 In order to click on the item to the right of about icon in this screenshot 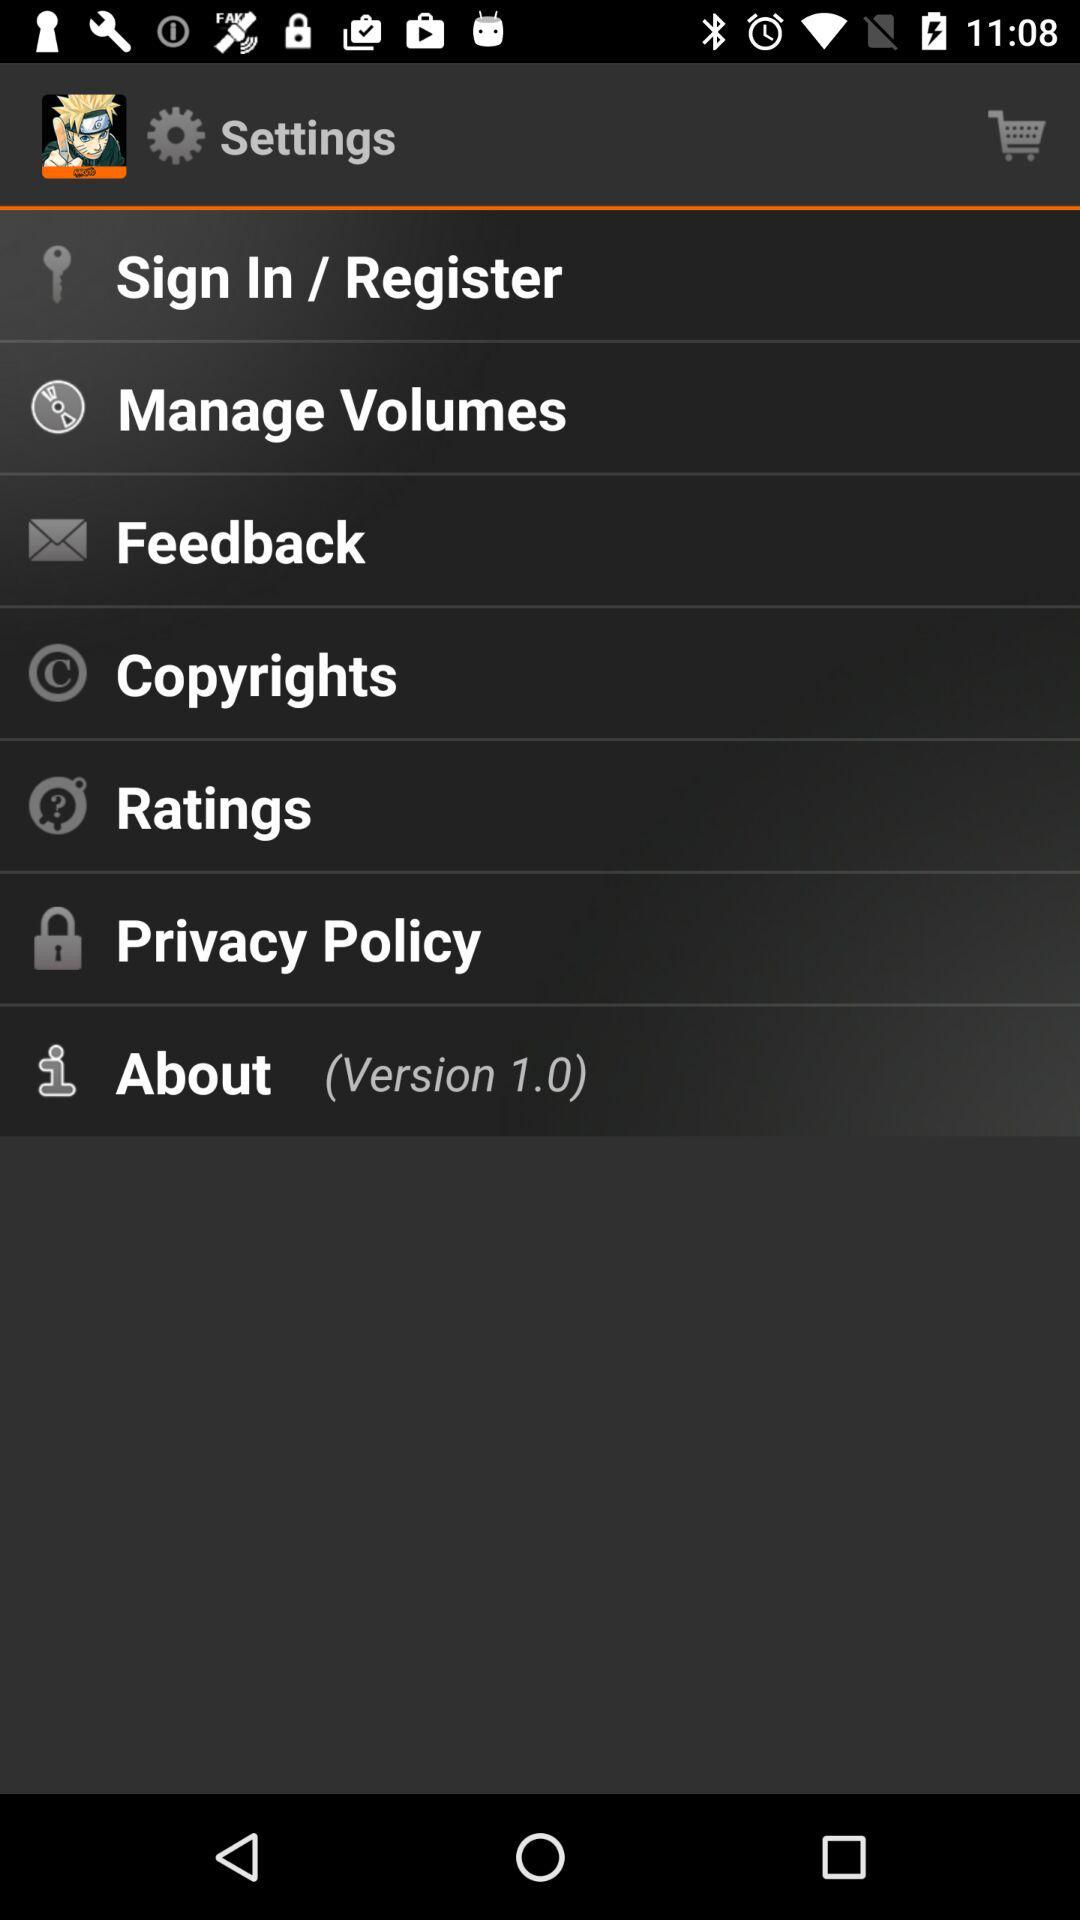, I will do `click(434, 1070)`.